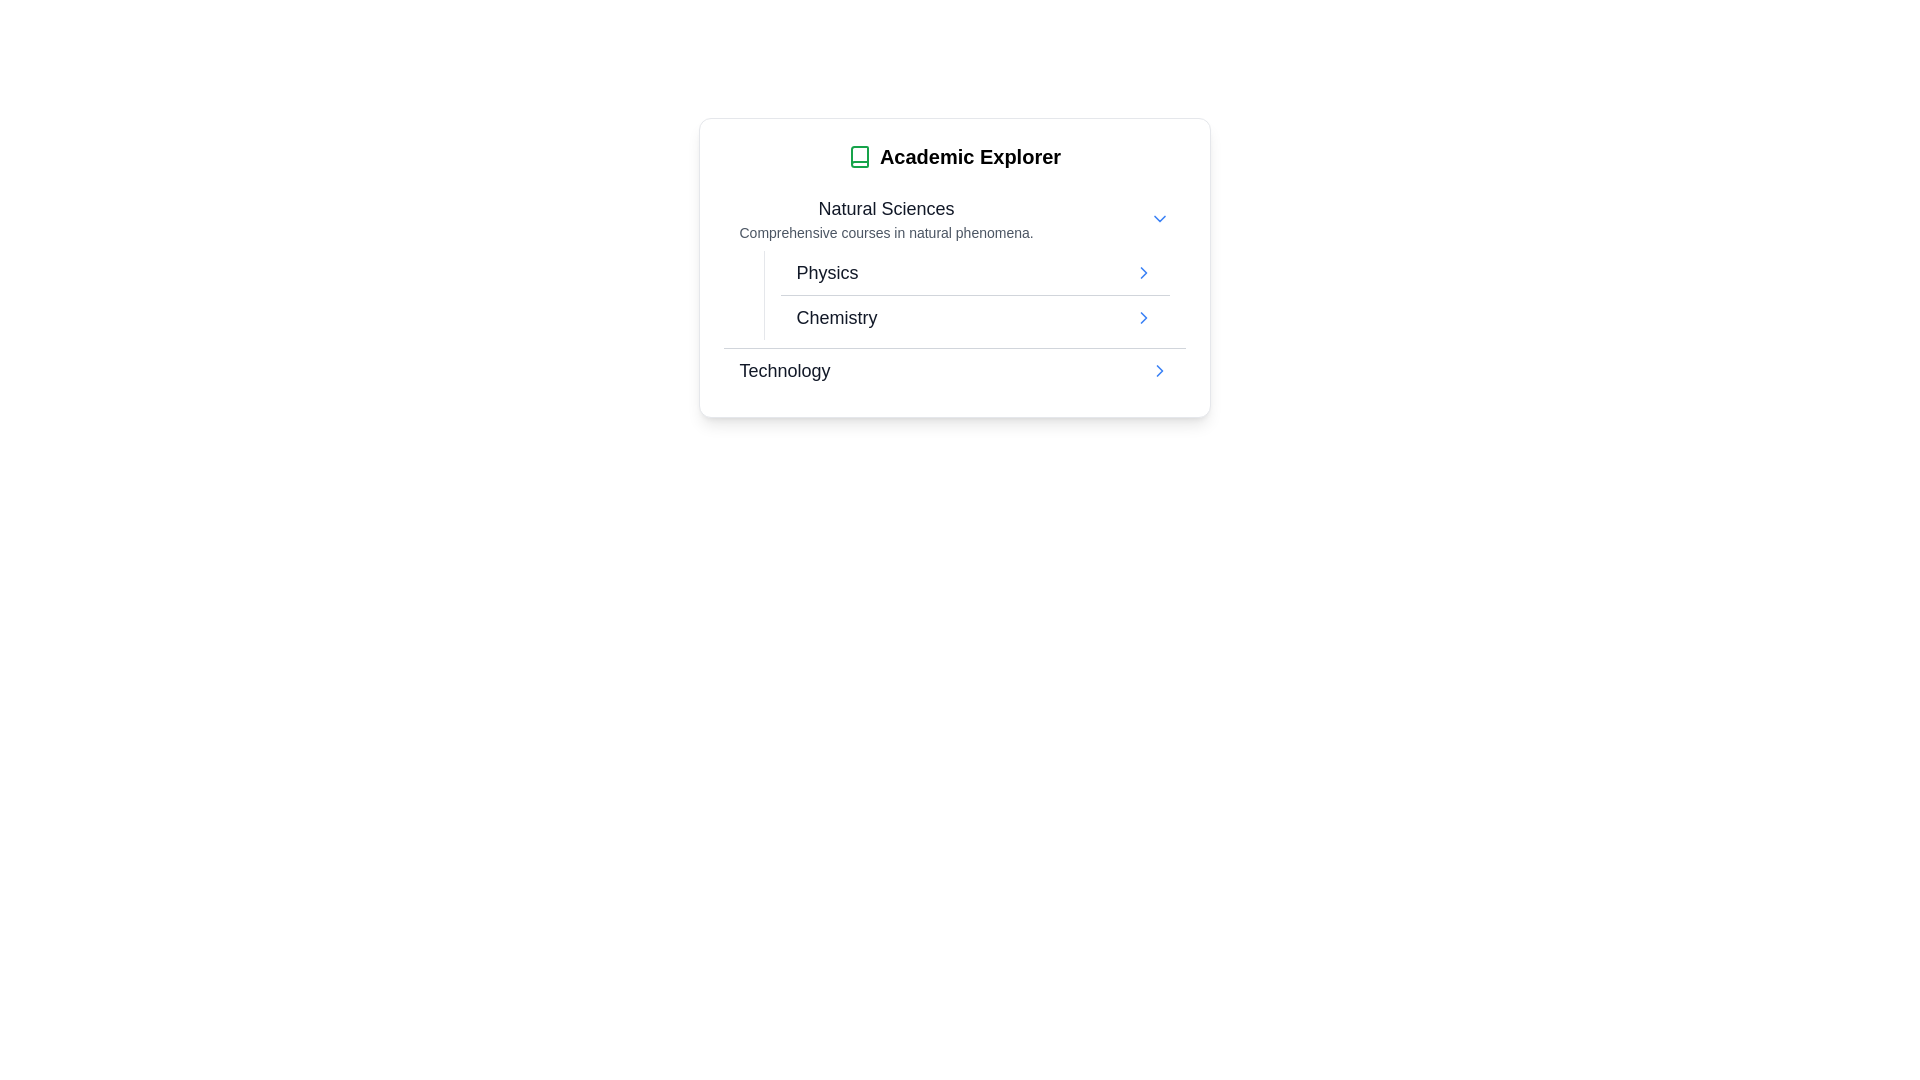 This screenshot has height=1080, width=1920. Describe the element at coordinates (827, 273) in the screenshot. I see `the label that serves as an indicator for the selectable list item under the 'Natural Sciences' category, positioned at the topmost entry before 'Chemistry'` at that location.